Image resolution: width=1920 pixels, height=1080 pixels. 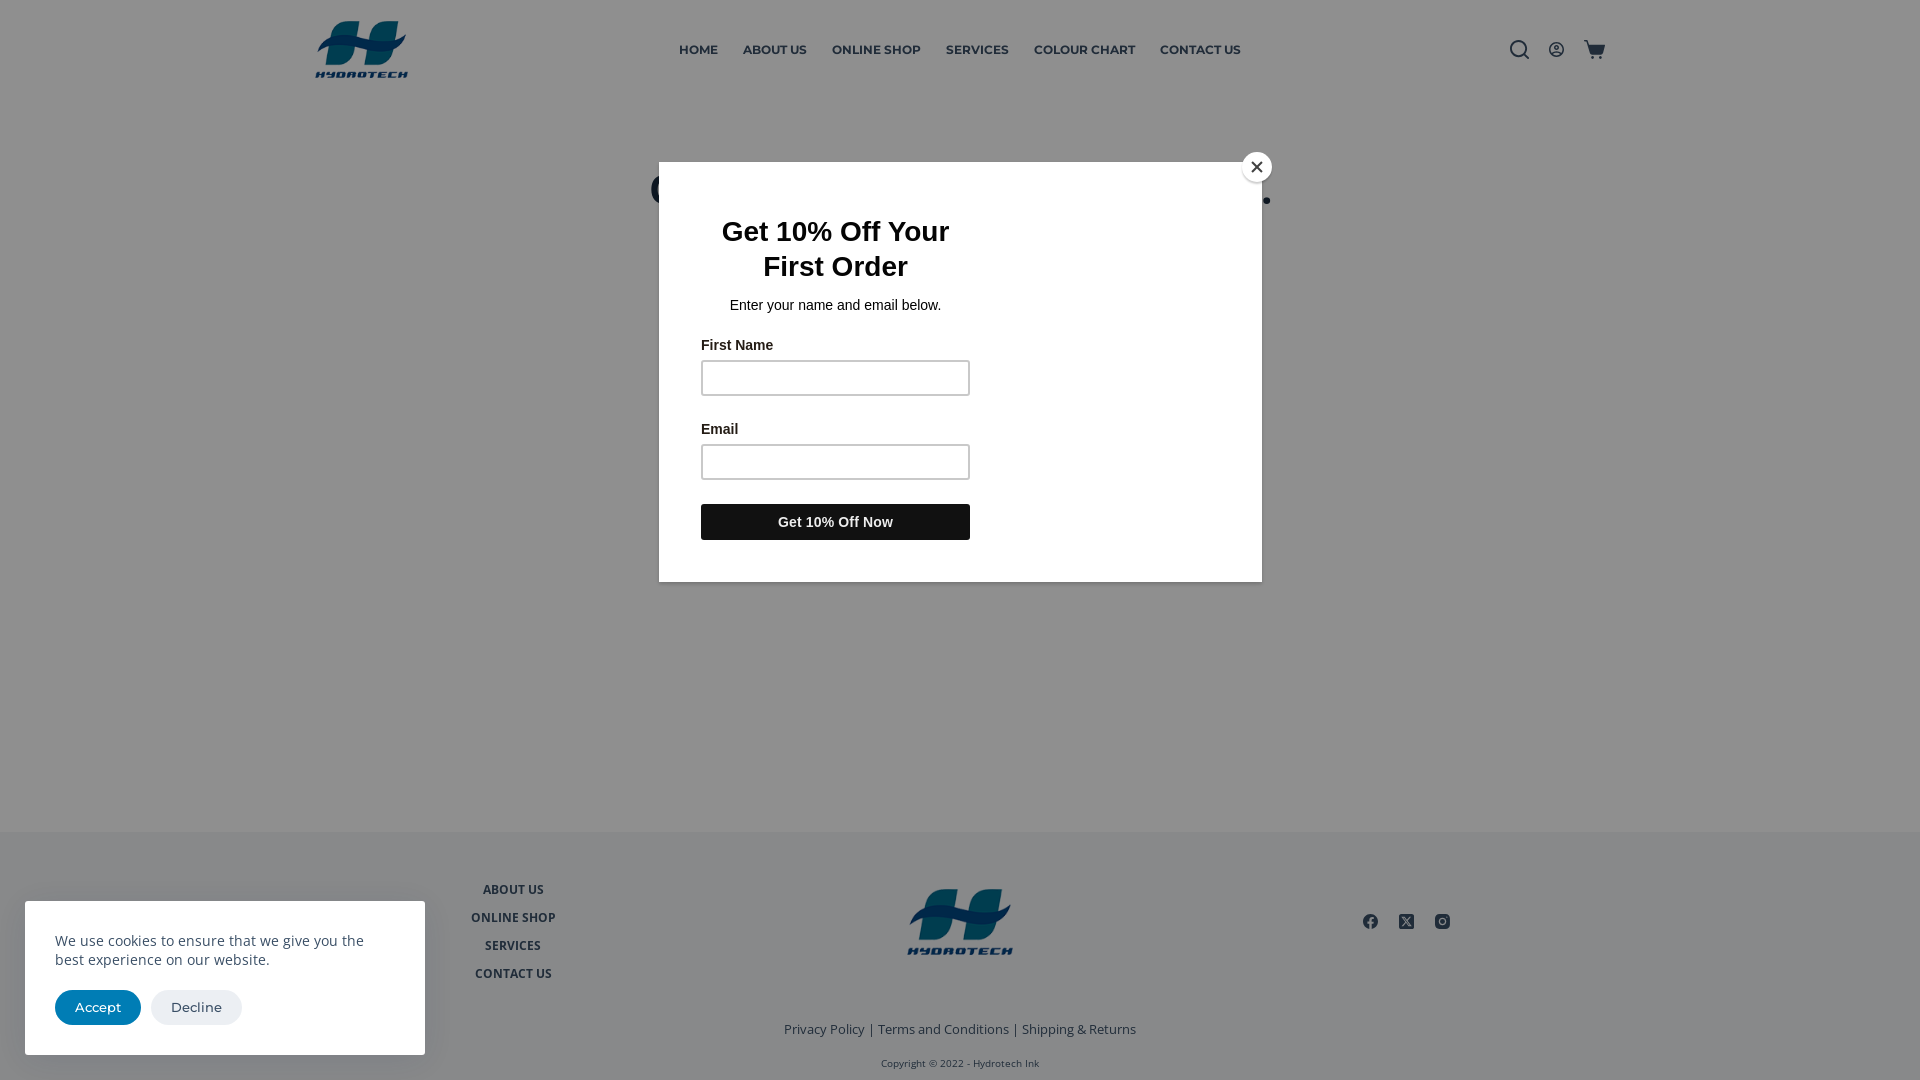 What do you see at coordinates (513, 889) in the screenshot?
I see `'ABOUT US'` at bounding box center [513, 889].